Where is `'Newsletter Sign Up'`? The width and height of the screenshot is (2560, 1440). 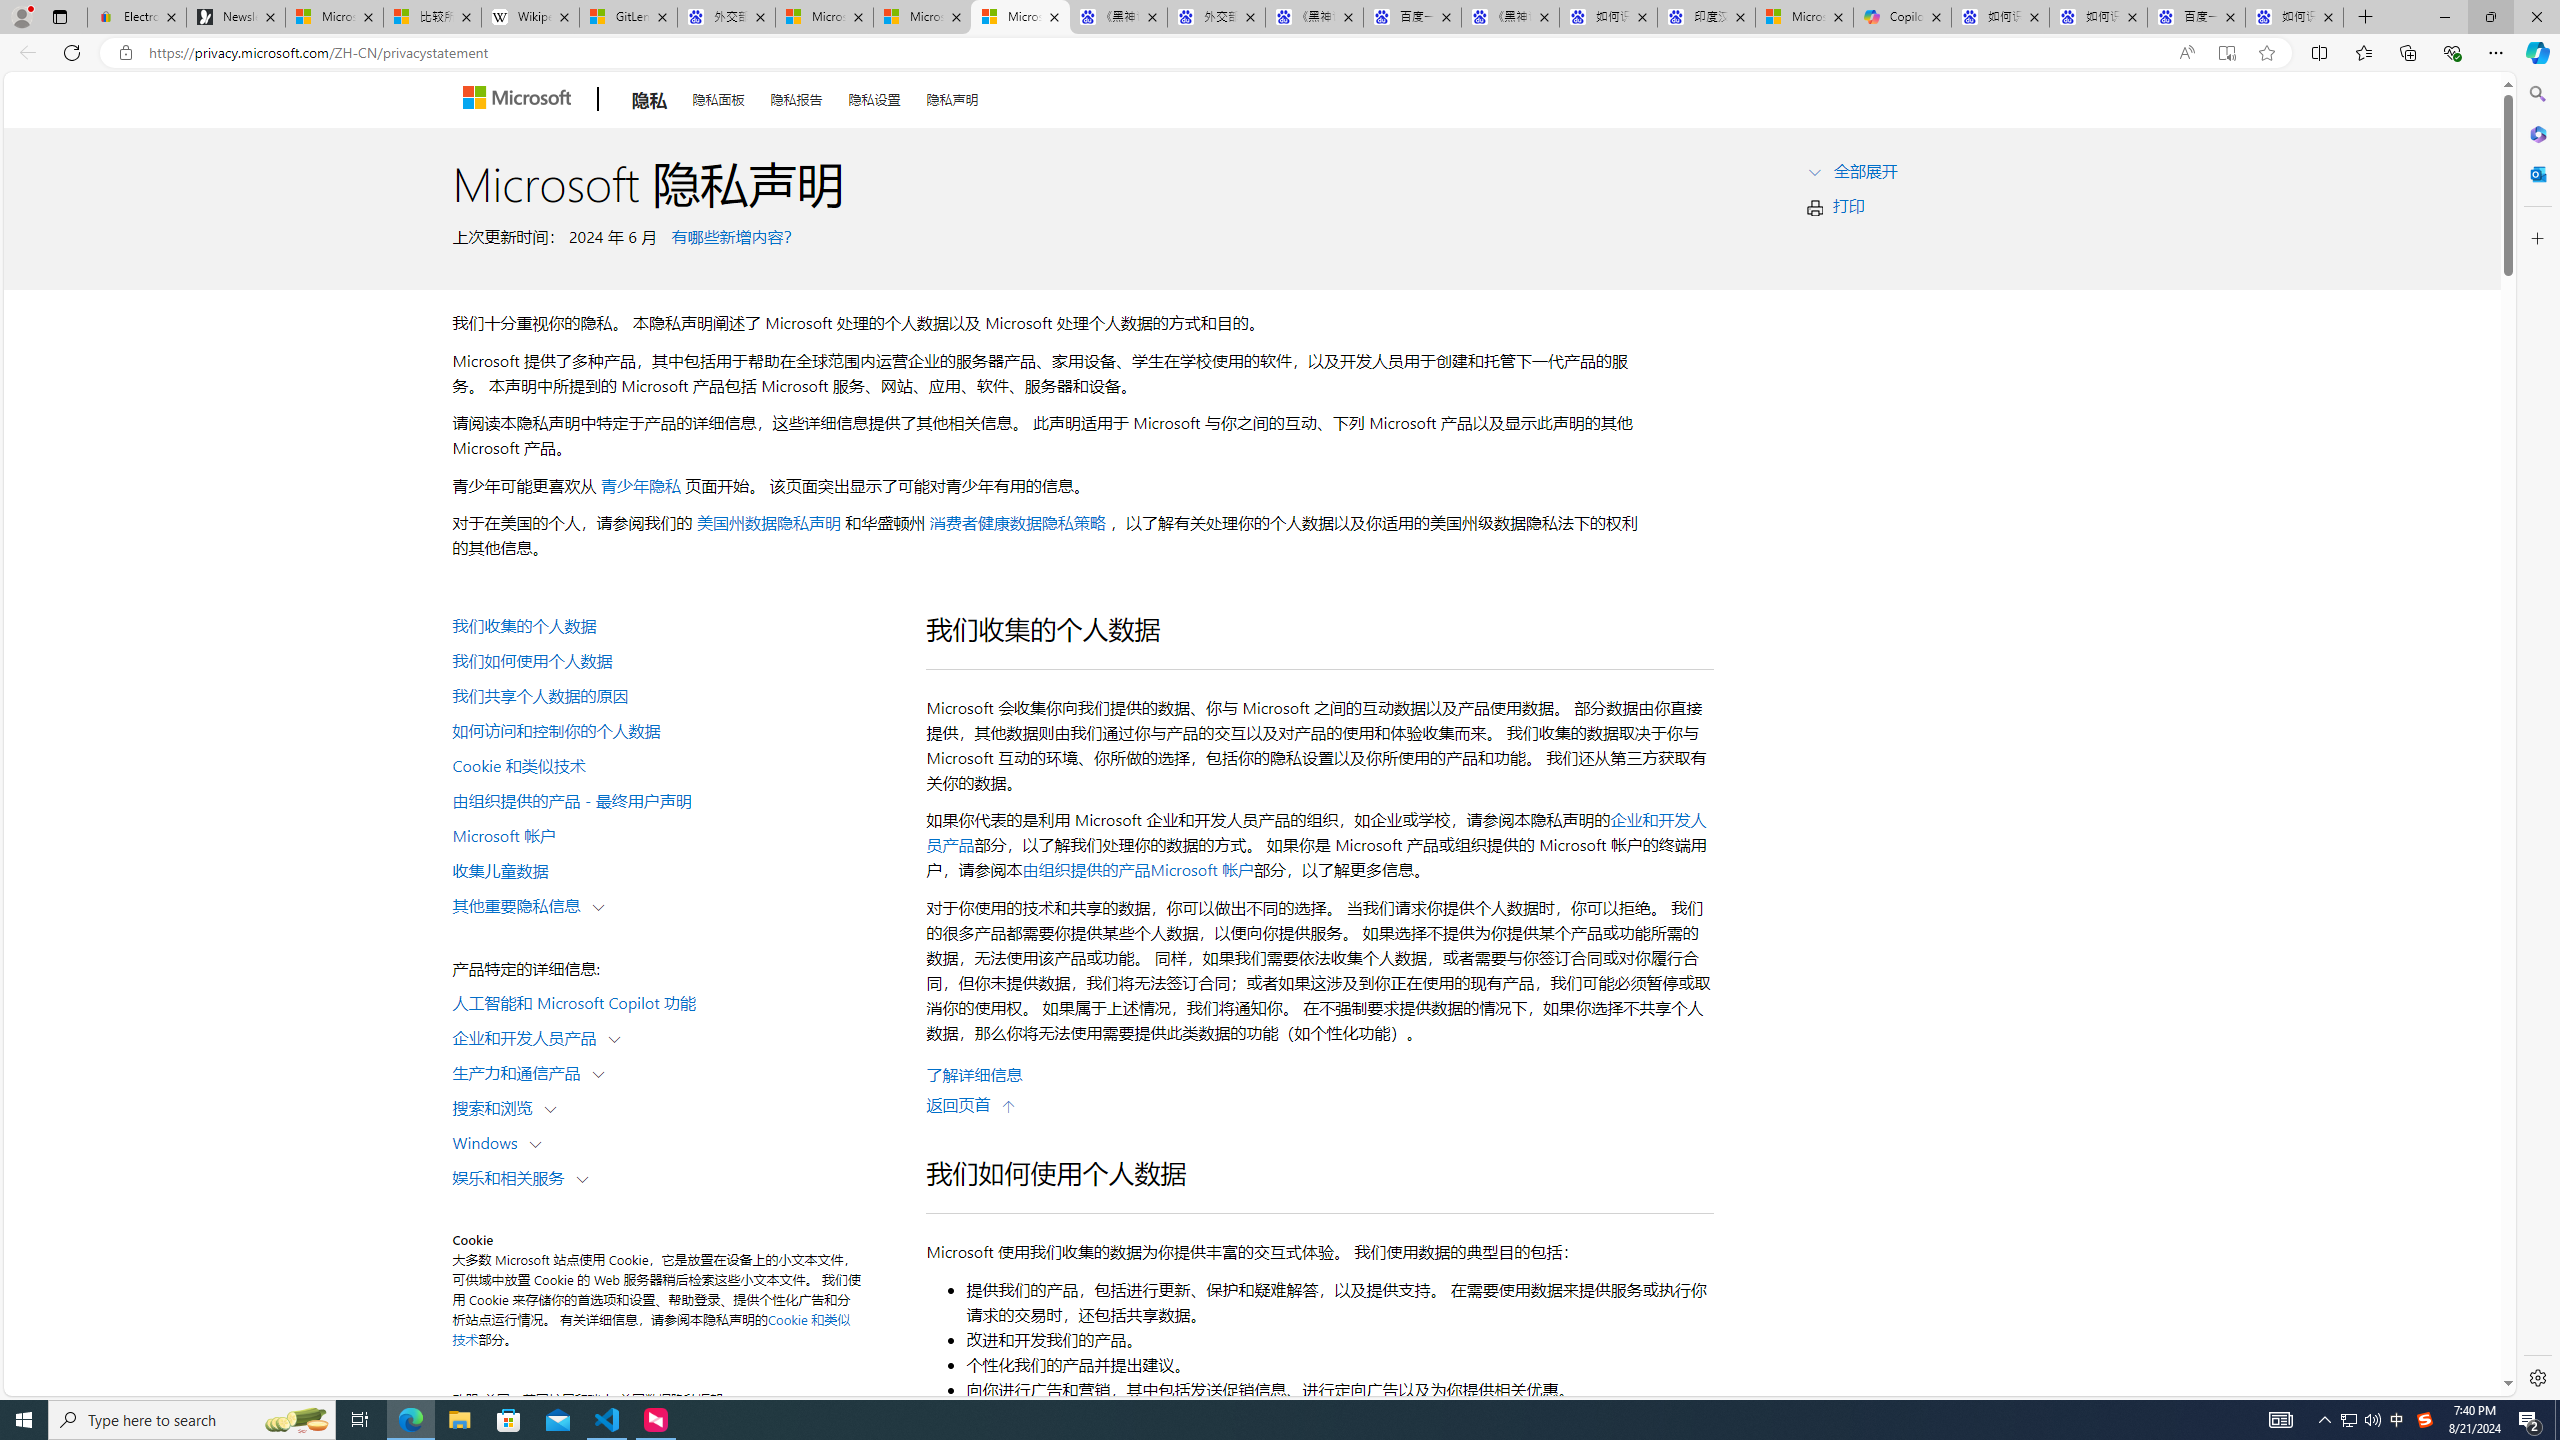 'Newsletter Sign Up' is located at coordinates (236, 16).